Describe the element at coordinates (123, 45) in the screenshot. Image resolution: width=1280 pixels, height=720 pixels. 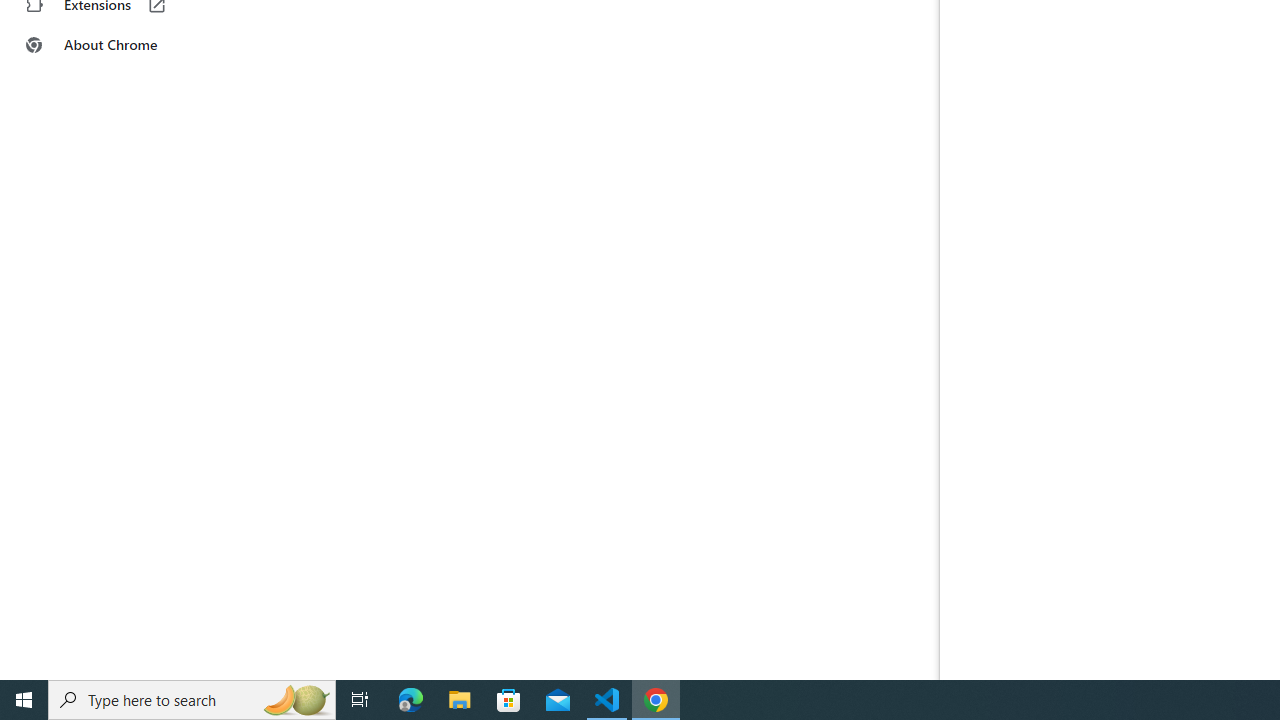
I see `'About Chrome'` at that location.